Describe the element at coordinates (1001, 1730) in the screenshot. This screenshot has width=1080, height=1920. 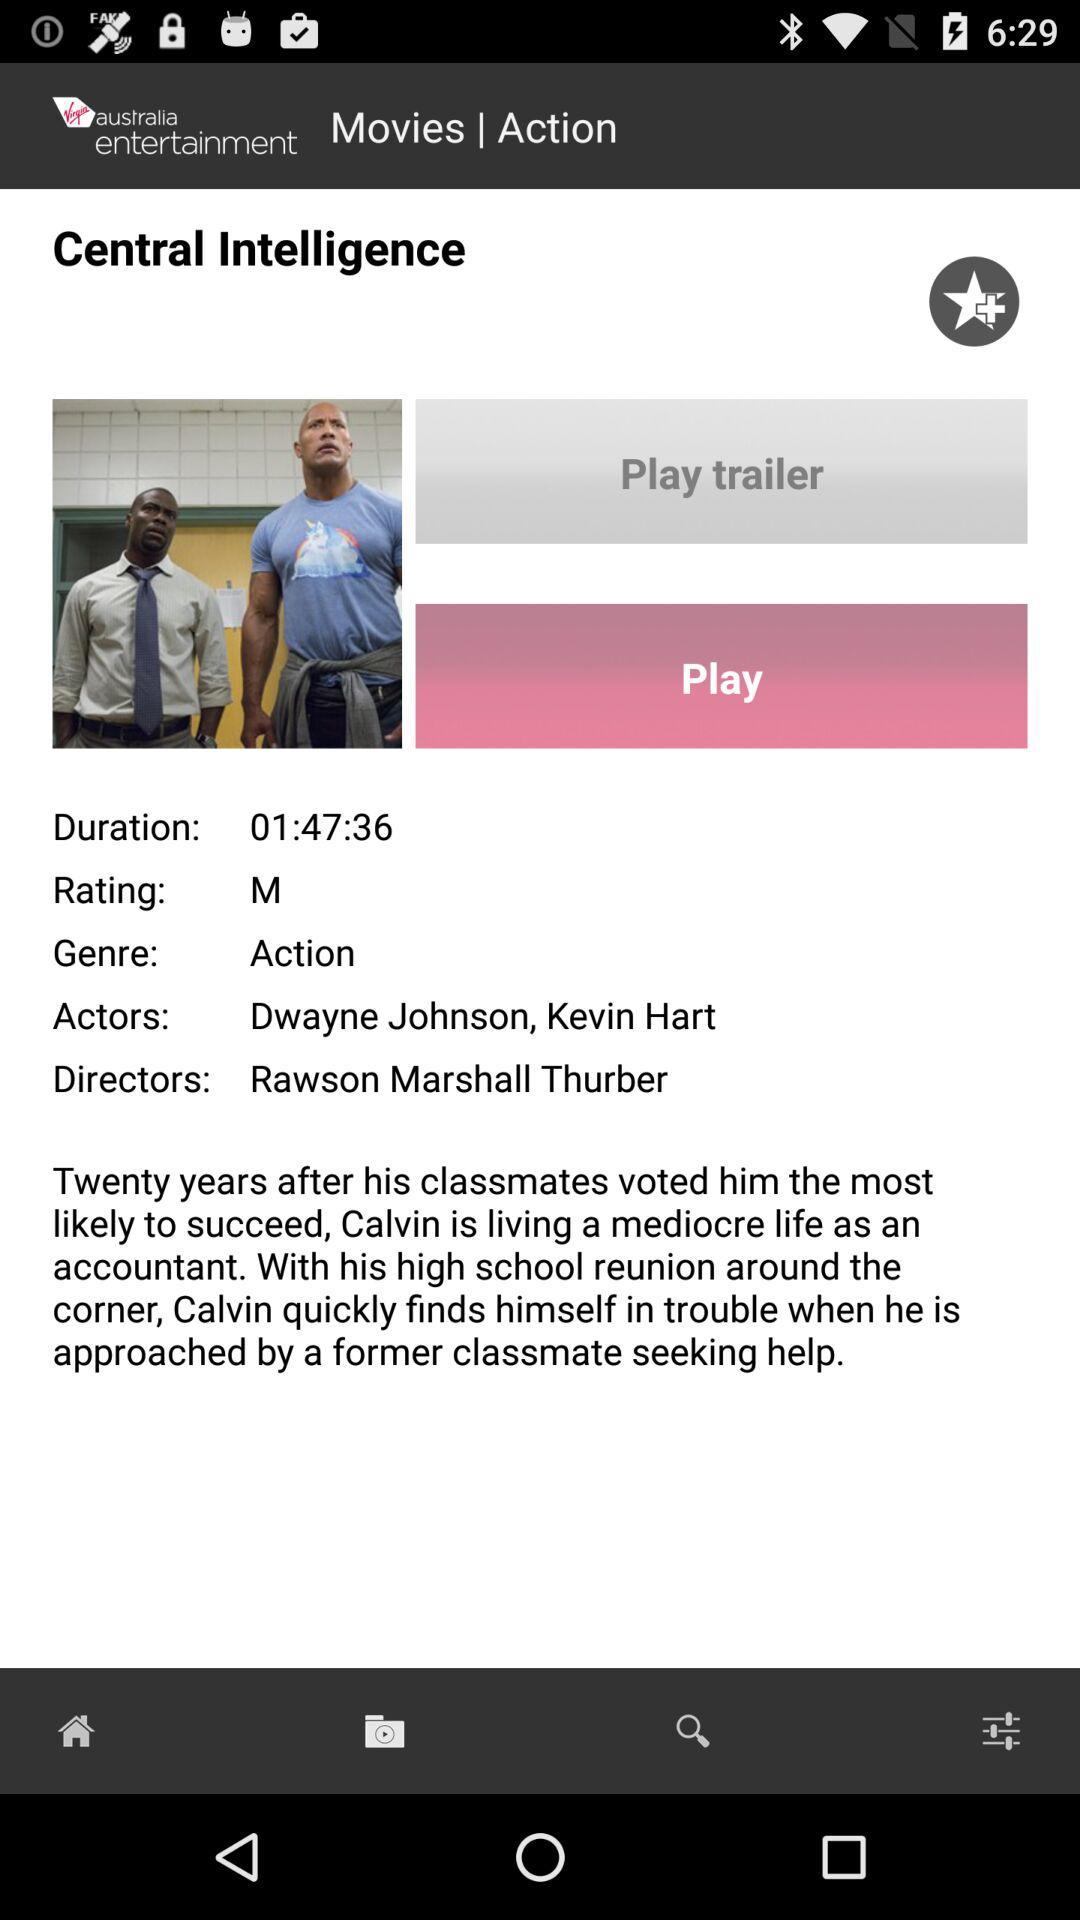
I see `the item at the bottom right corner` at that location.